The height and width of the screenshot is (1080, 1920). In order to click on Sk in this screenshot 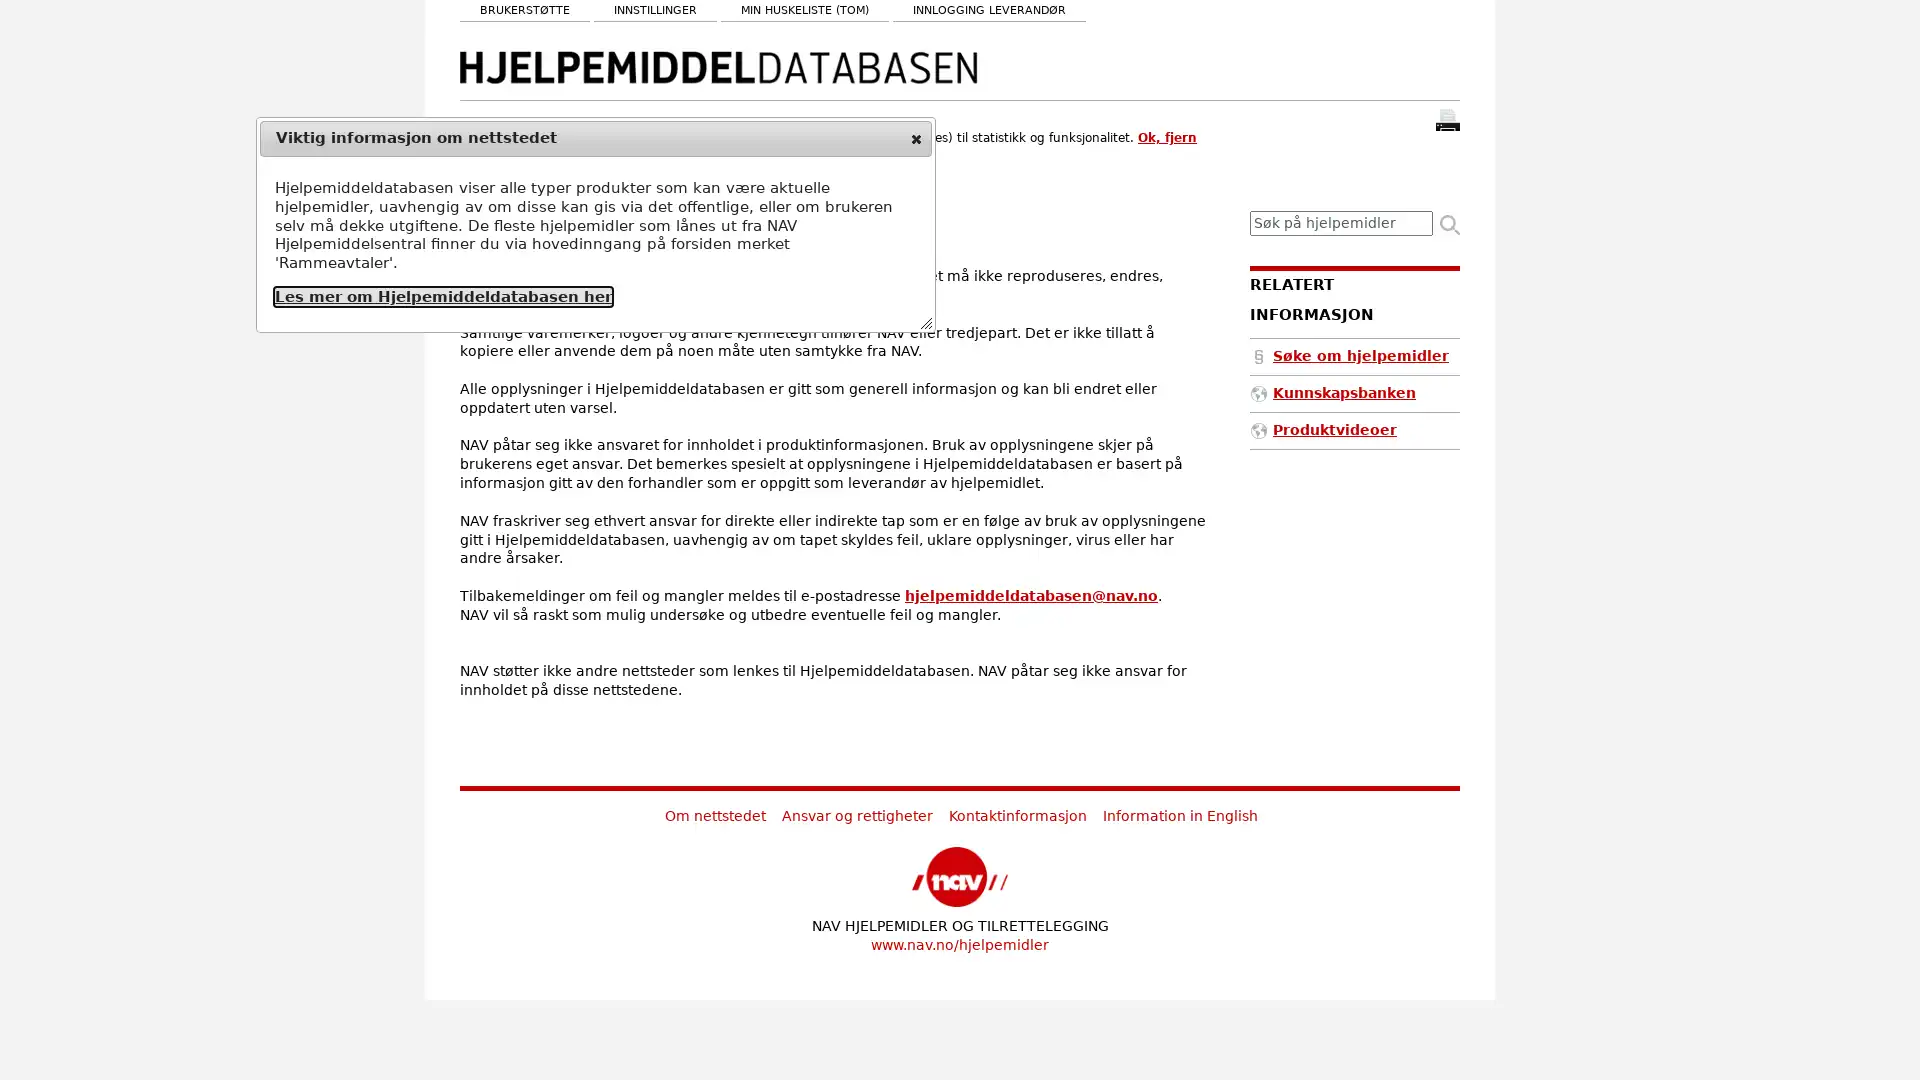, I will do `click(1449, 223)`.